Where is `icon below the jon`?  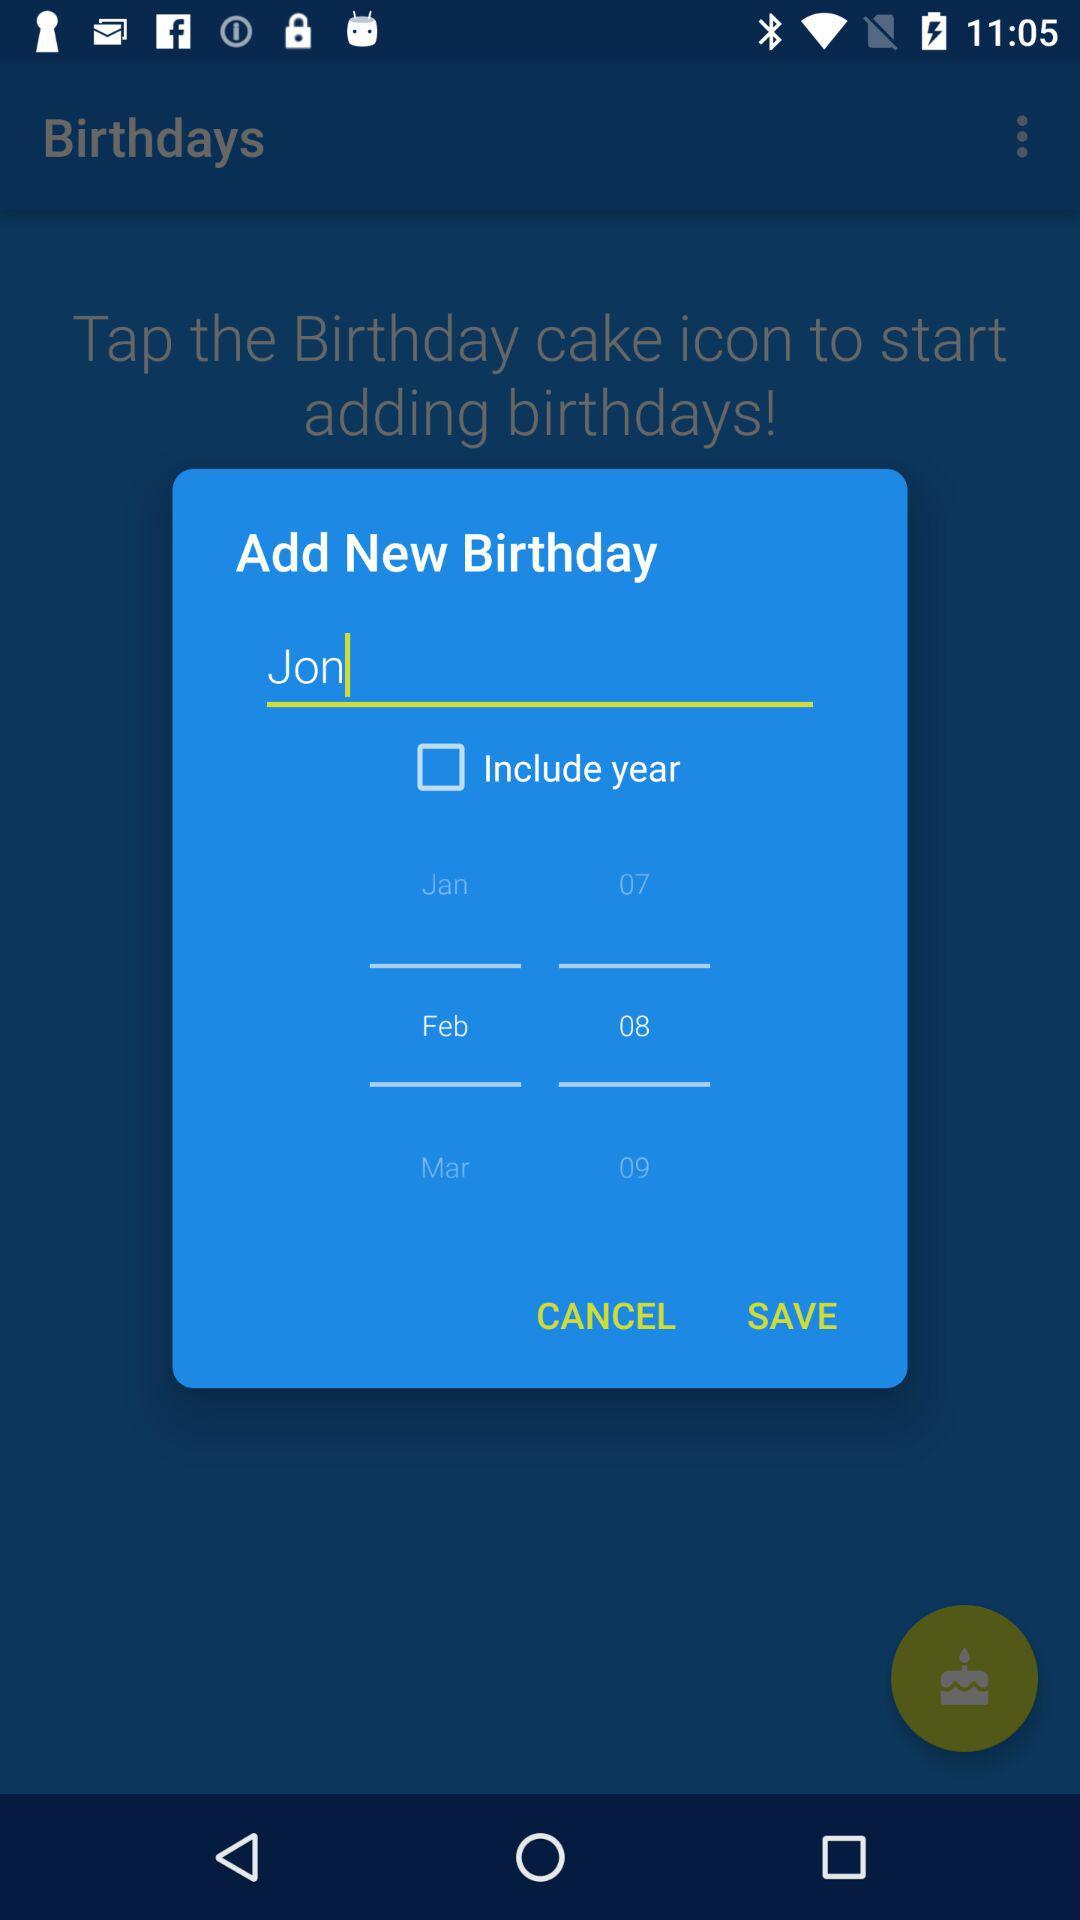
icon below the jon is located at coordinates (540, 766).